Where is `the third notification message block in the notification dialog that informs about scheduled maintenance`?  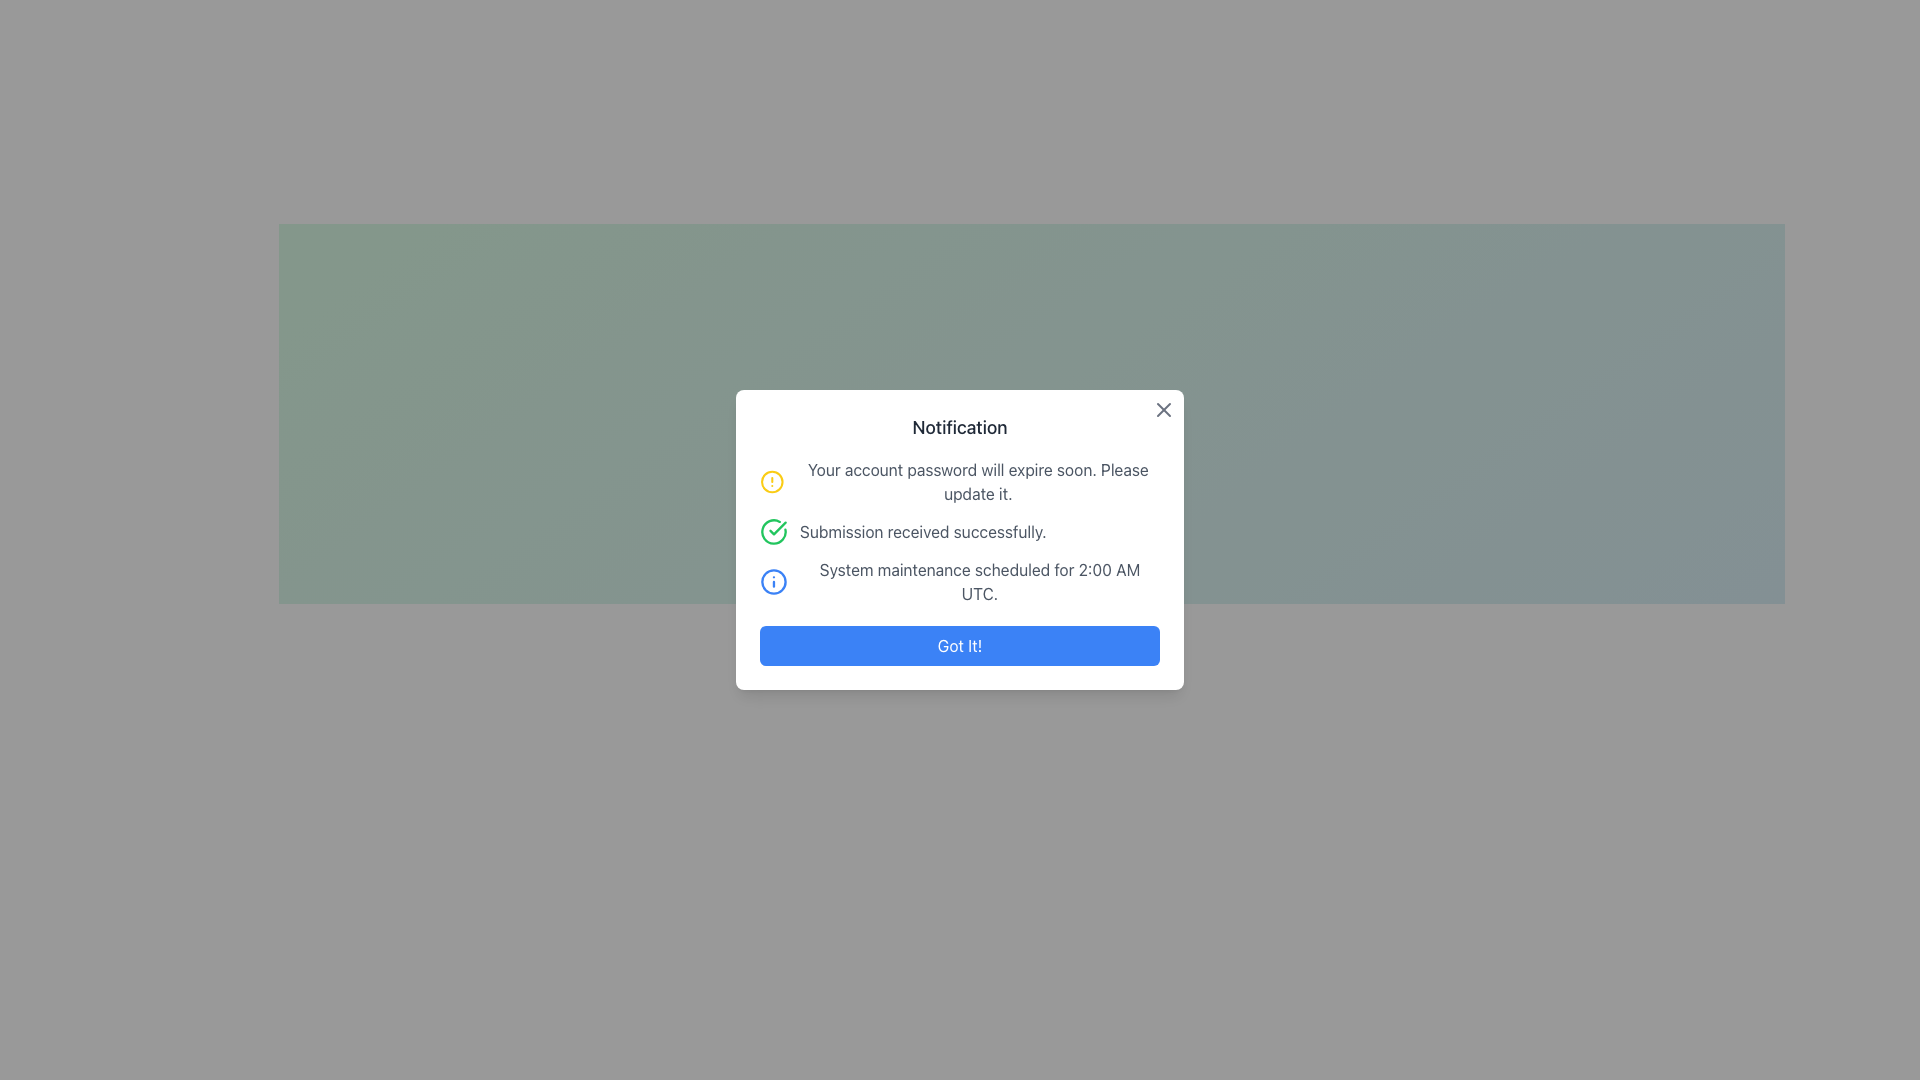
the third notification message block in the notification dialog that informs about scheduled maintenance is located at coordinates (960, 582).